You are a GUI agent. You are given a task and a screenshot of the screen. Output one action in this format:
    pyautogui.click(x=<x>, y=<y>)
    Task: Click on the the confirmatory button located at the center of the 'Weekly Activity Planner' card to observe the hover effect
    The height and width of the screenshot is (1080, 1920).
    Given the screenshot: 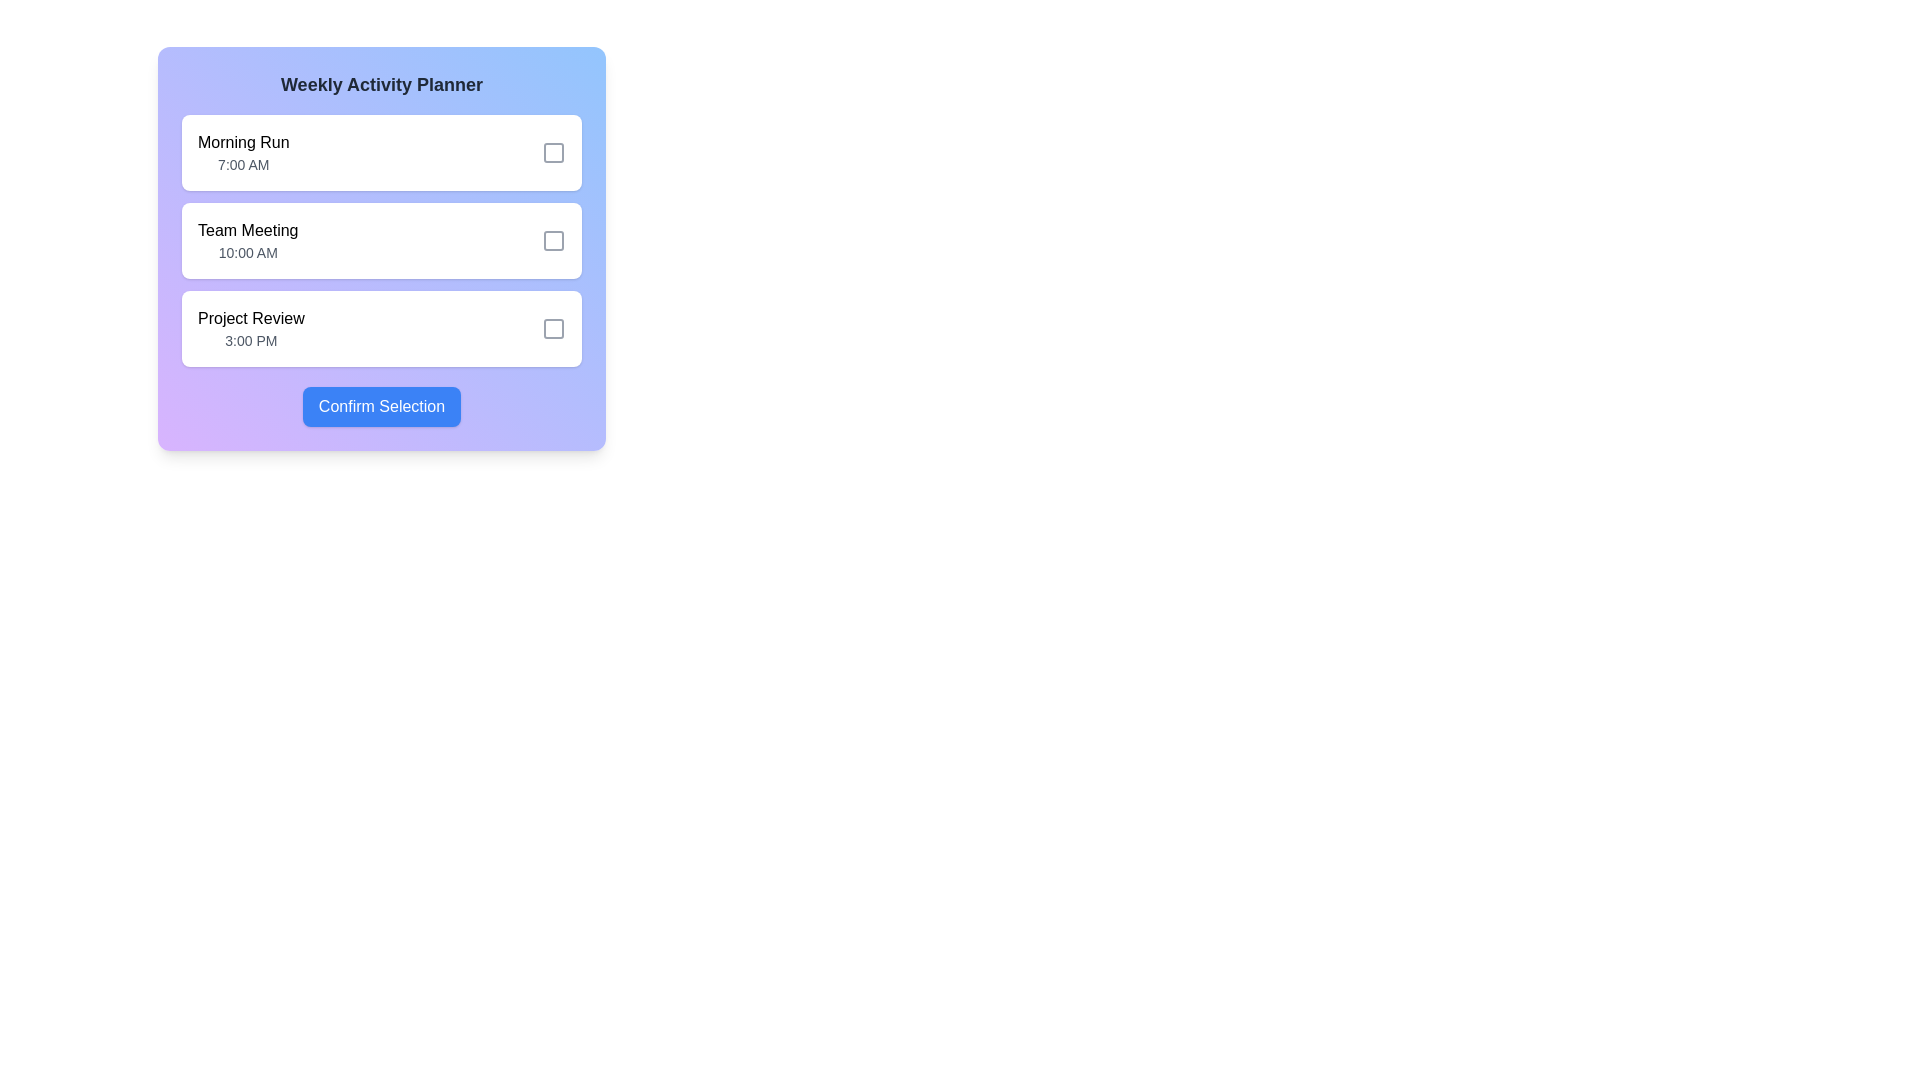 What is the action you would take?
    pyautogui.click(x=382, y=406)
    